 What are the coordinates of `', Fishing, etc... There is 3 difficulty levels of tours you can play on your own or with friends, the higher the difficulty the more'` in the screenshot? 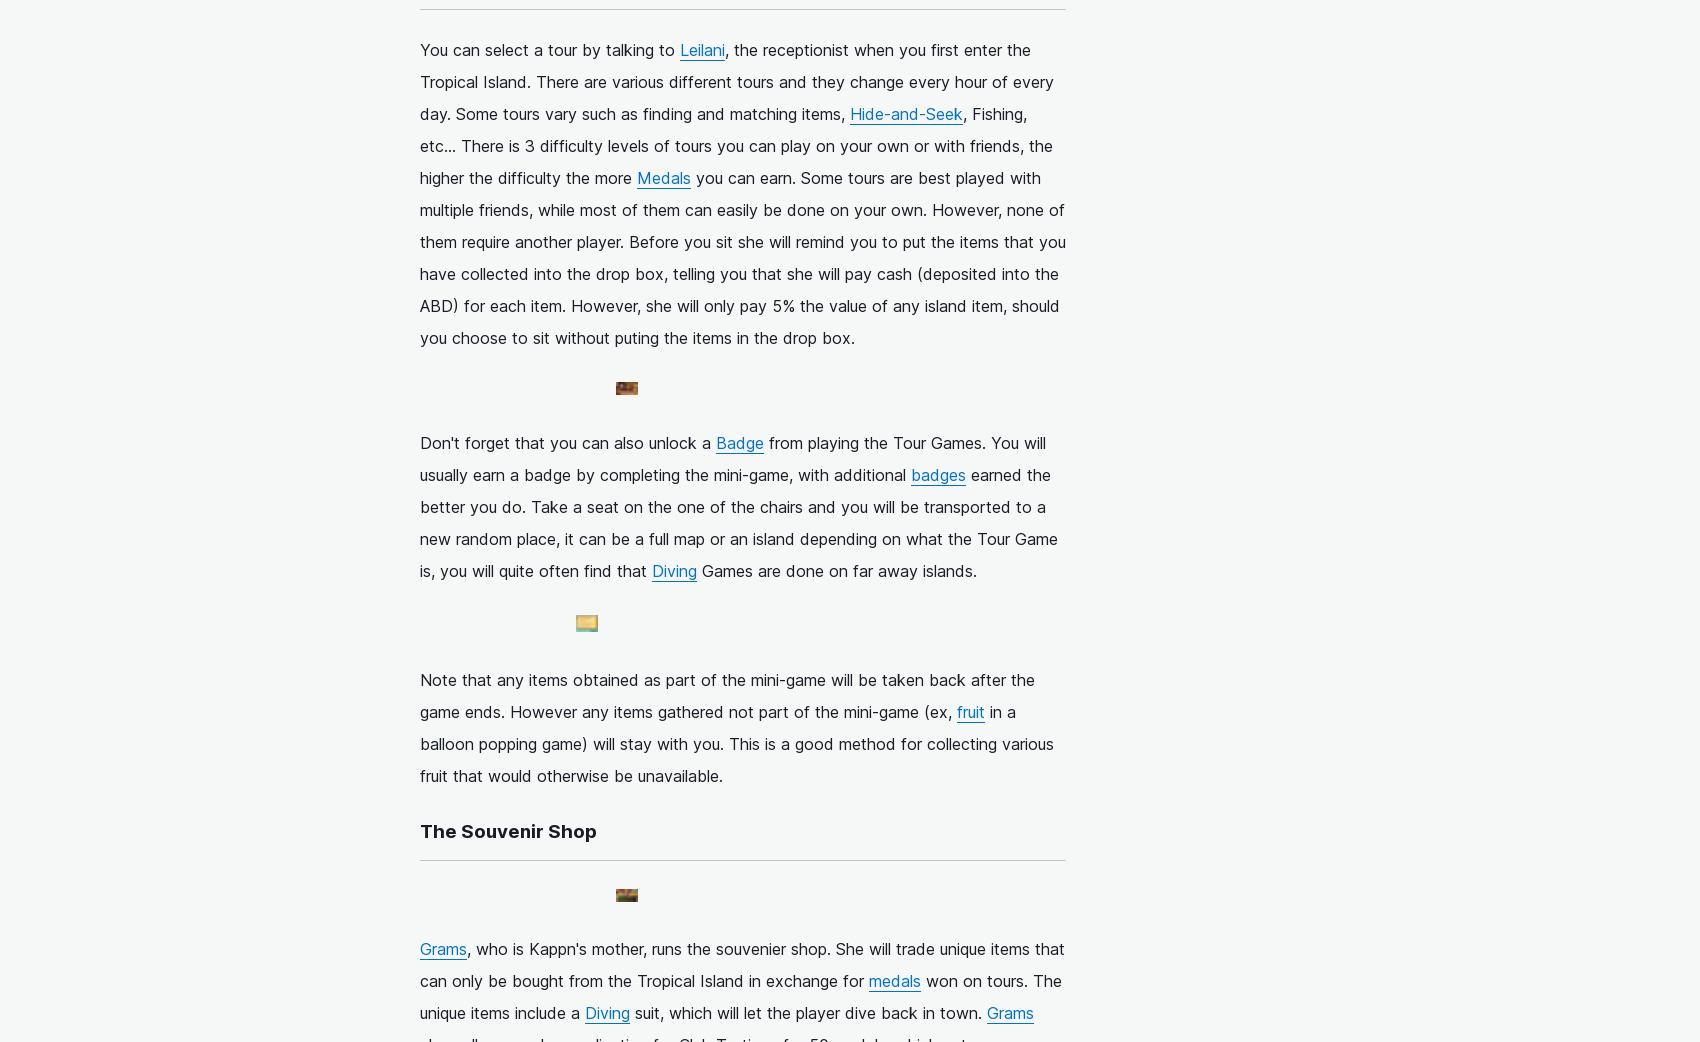 It's located at (736, 145).